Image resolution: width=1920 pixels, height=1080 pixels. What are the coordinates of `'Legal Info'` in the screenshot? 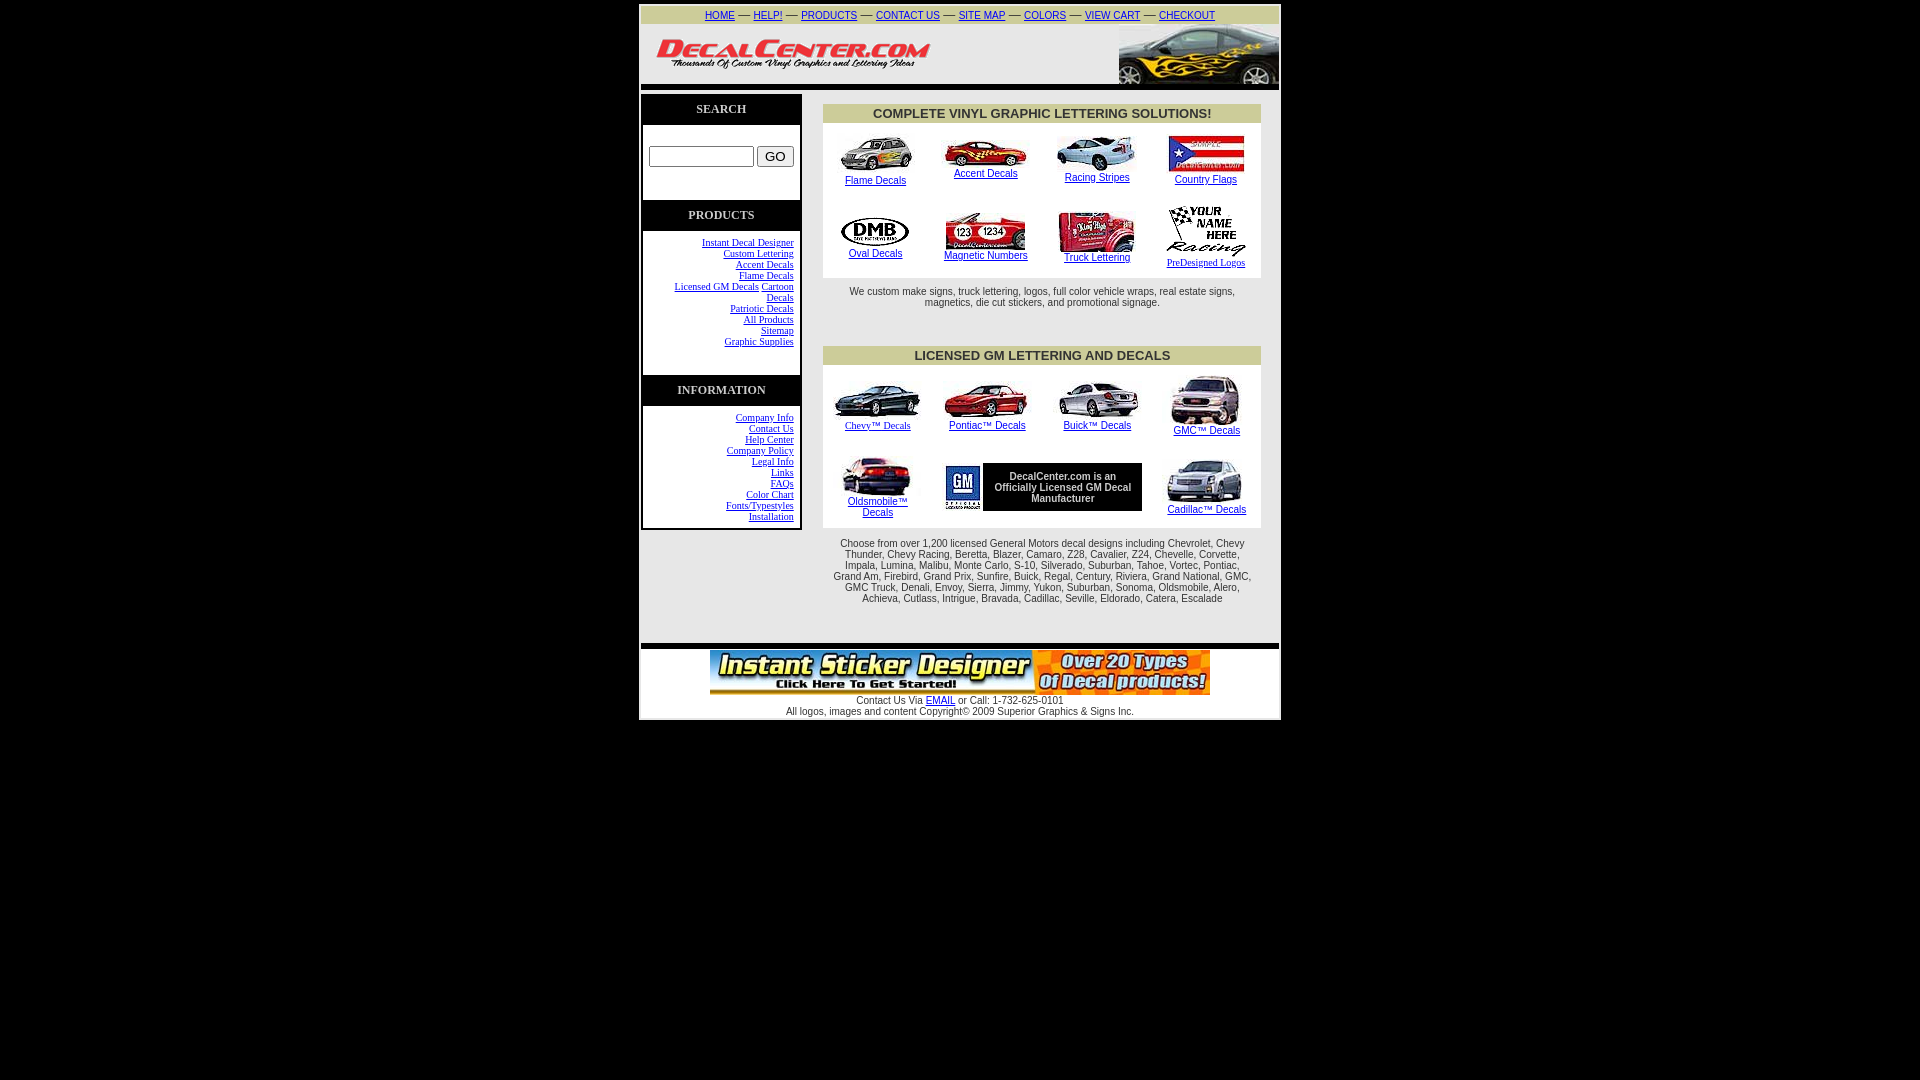 It's located at (771, 461).